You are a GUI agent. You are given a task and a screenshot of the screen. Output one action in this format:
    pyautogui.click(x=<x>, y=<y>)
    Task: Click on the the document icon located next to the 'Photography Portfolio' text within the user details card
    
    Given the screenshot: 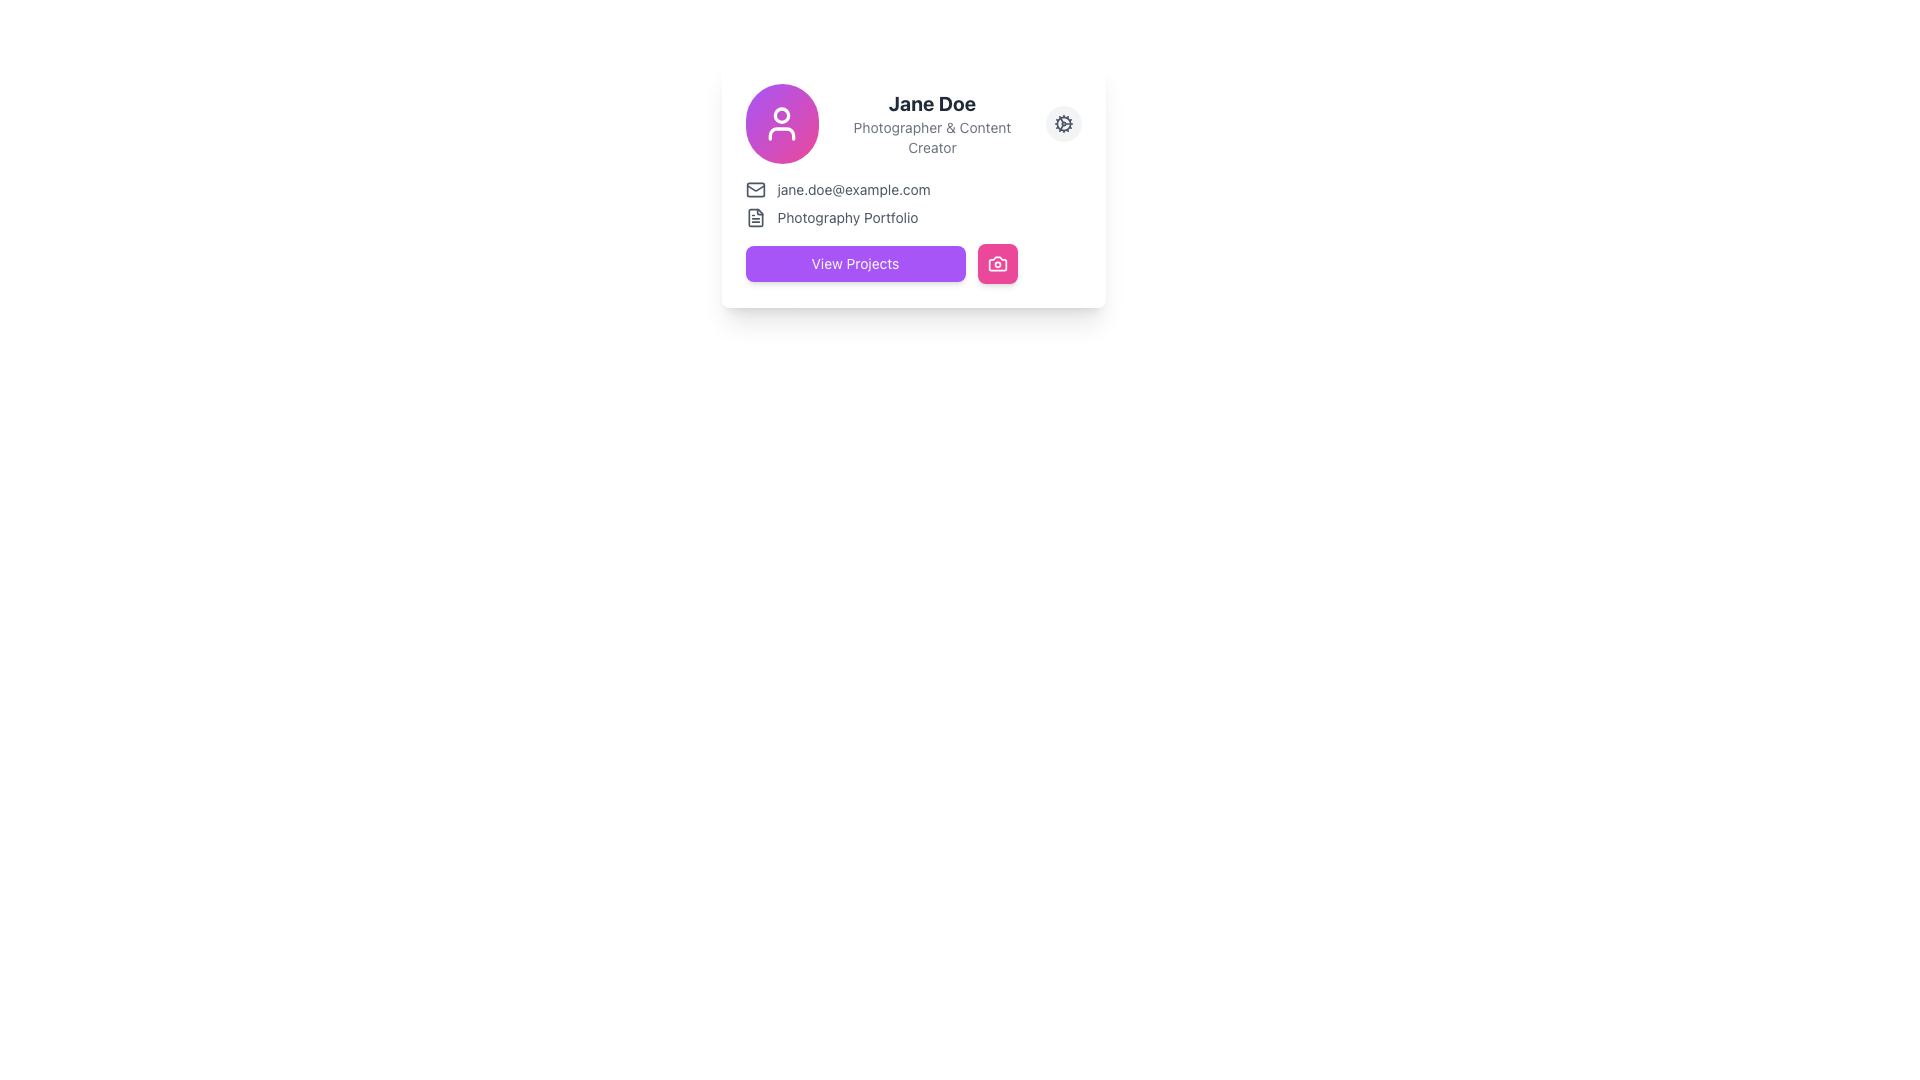 What is the action you would take?
    pyautogui.click(x=754, y=218)
    